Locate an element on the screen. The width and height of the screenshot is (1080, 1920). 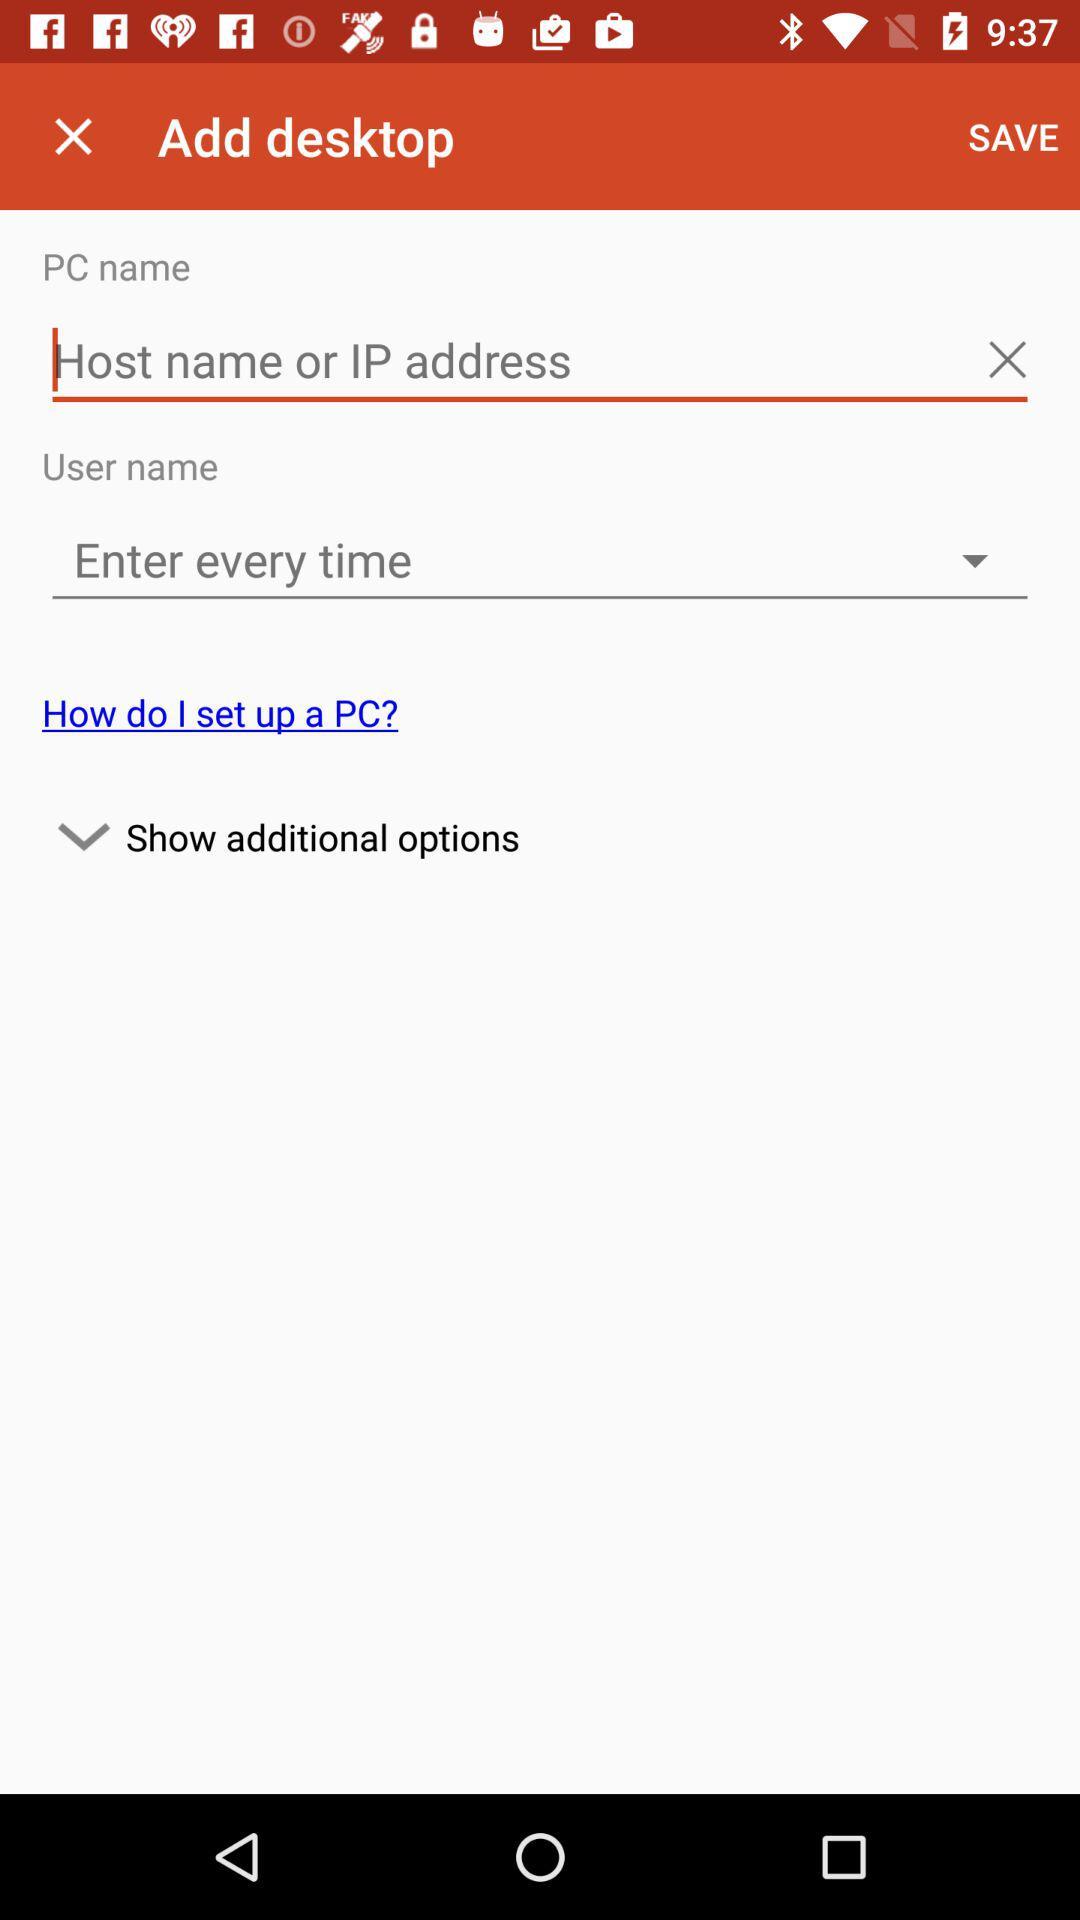
icon at the center is located at coordinates (540, 836).